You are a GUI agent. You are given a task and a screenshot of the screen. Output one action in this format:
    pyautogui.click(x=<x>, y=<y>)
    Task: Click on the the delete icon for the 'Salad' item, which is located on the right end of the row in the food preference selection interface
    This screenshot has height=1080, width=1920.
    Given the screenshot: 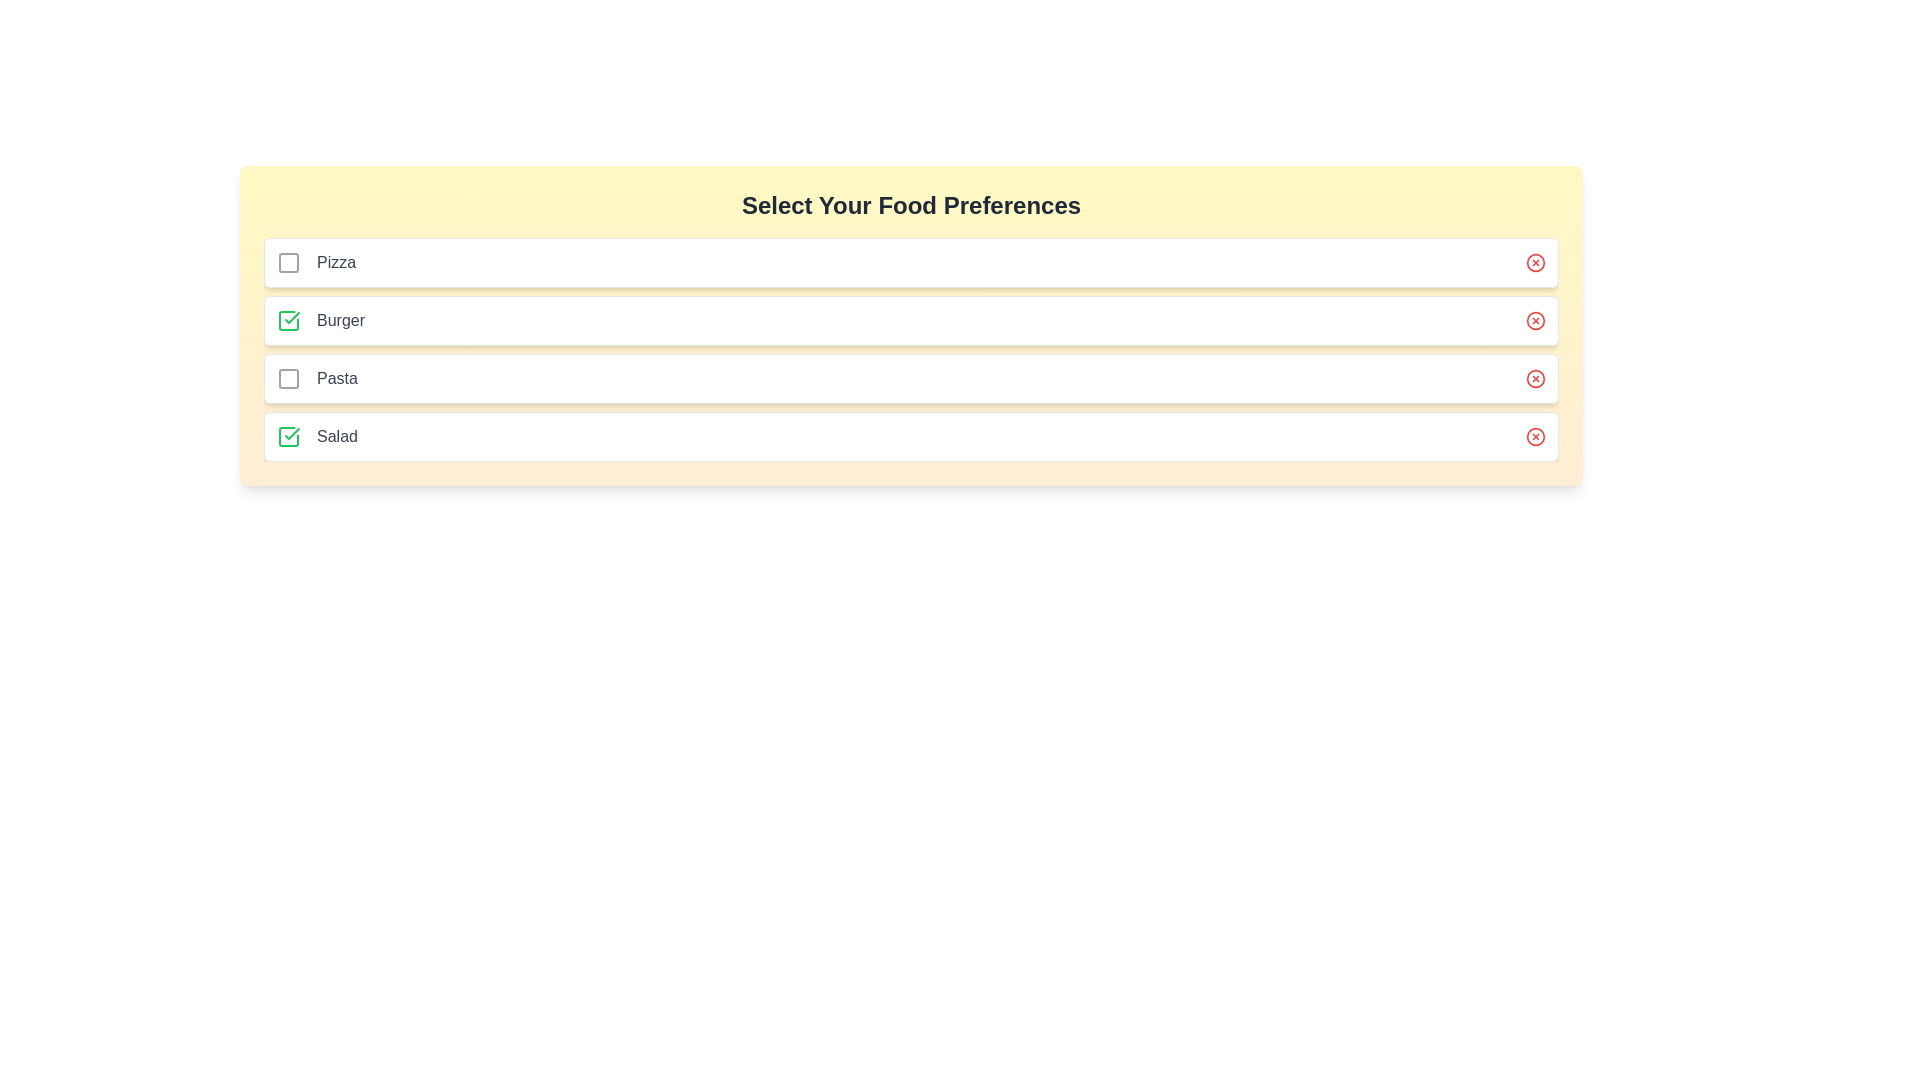 What is the action you would take?
    pyautogui.click(x=1535, y=435)
    